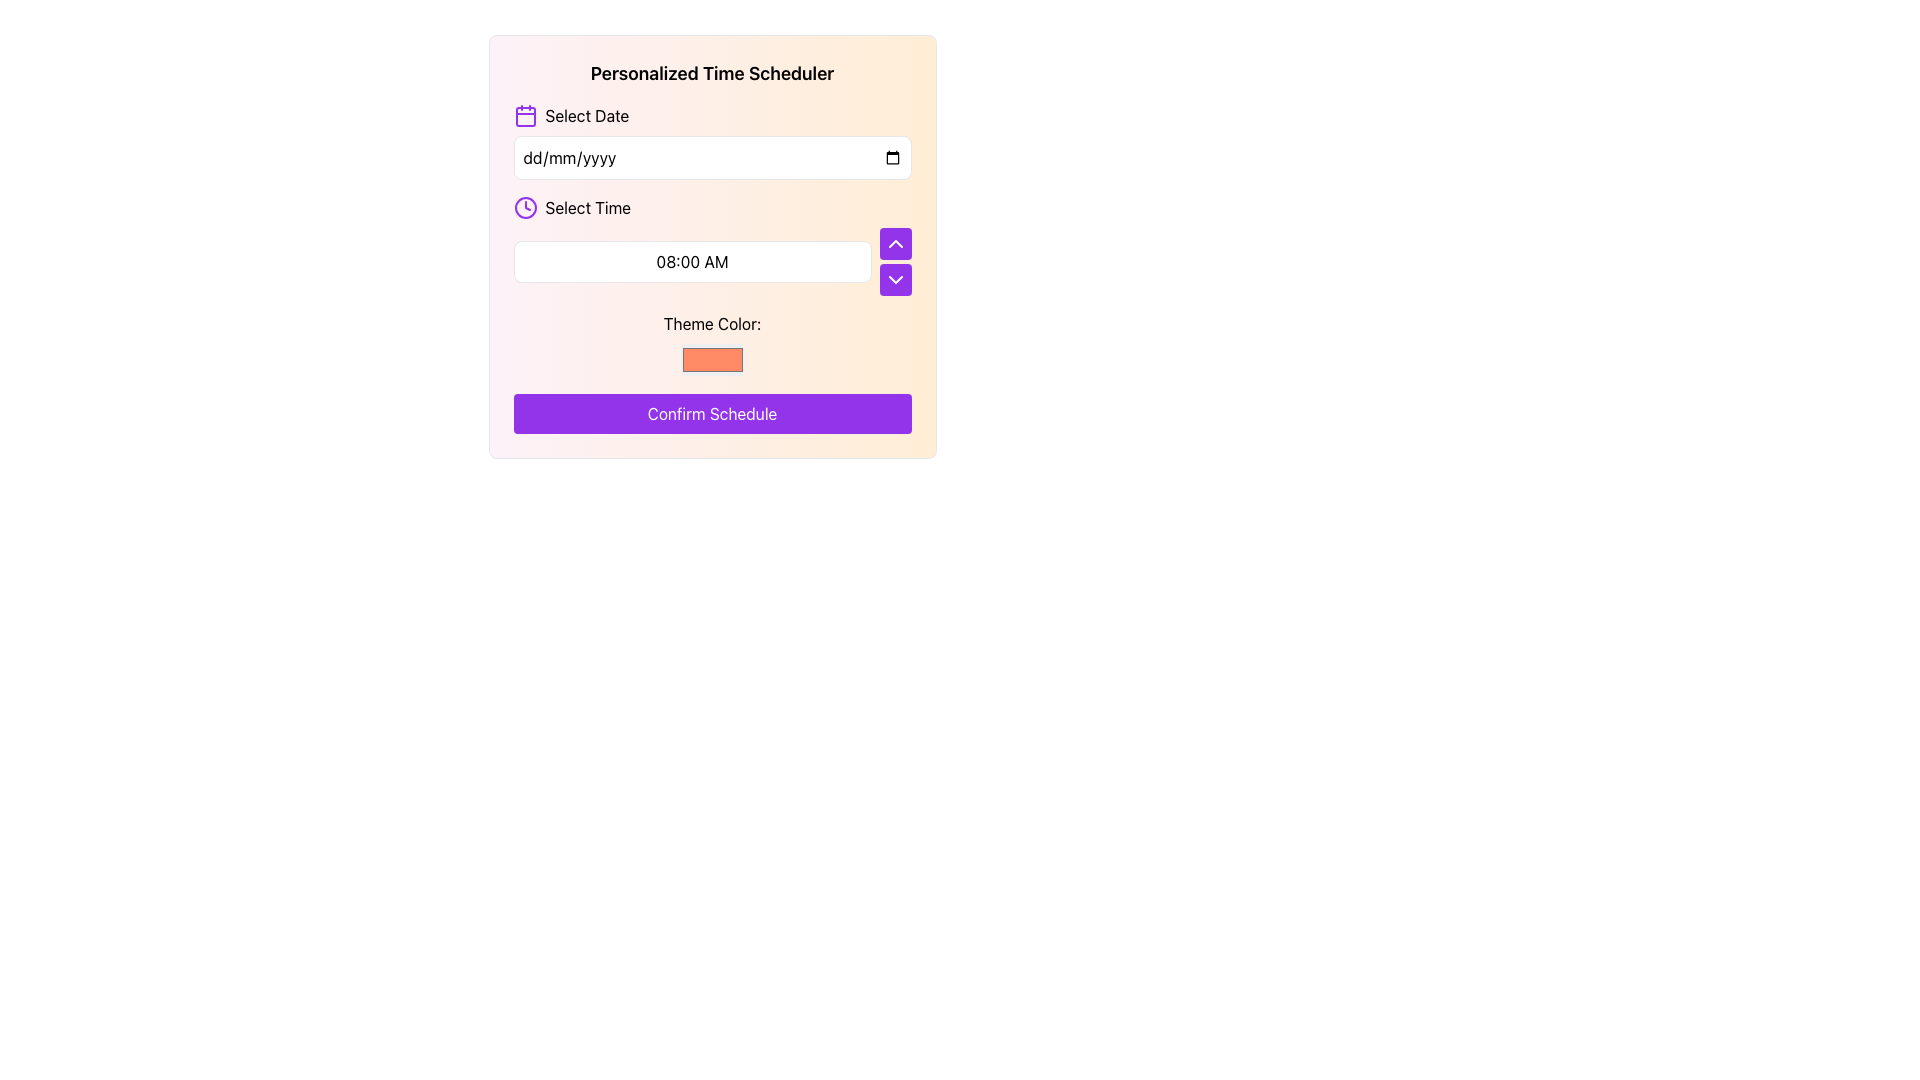 The image size is (1920, 1080). I want to click on the small, rounded purple button with a white chevron icon pointing upwards to adjust time upward, so click(894, 242).